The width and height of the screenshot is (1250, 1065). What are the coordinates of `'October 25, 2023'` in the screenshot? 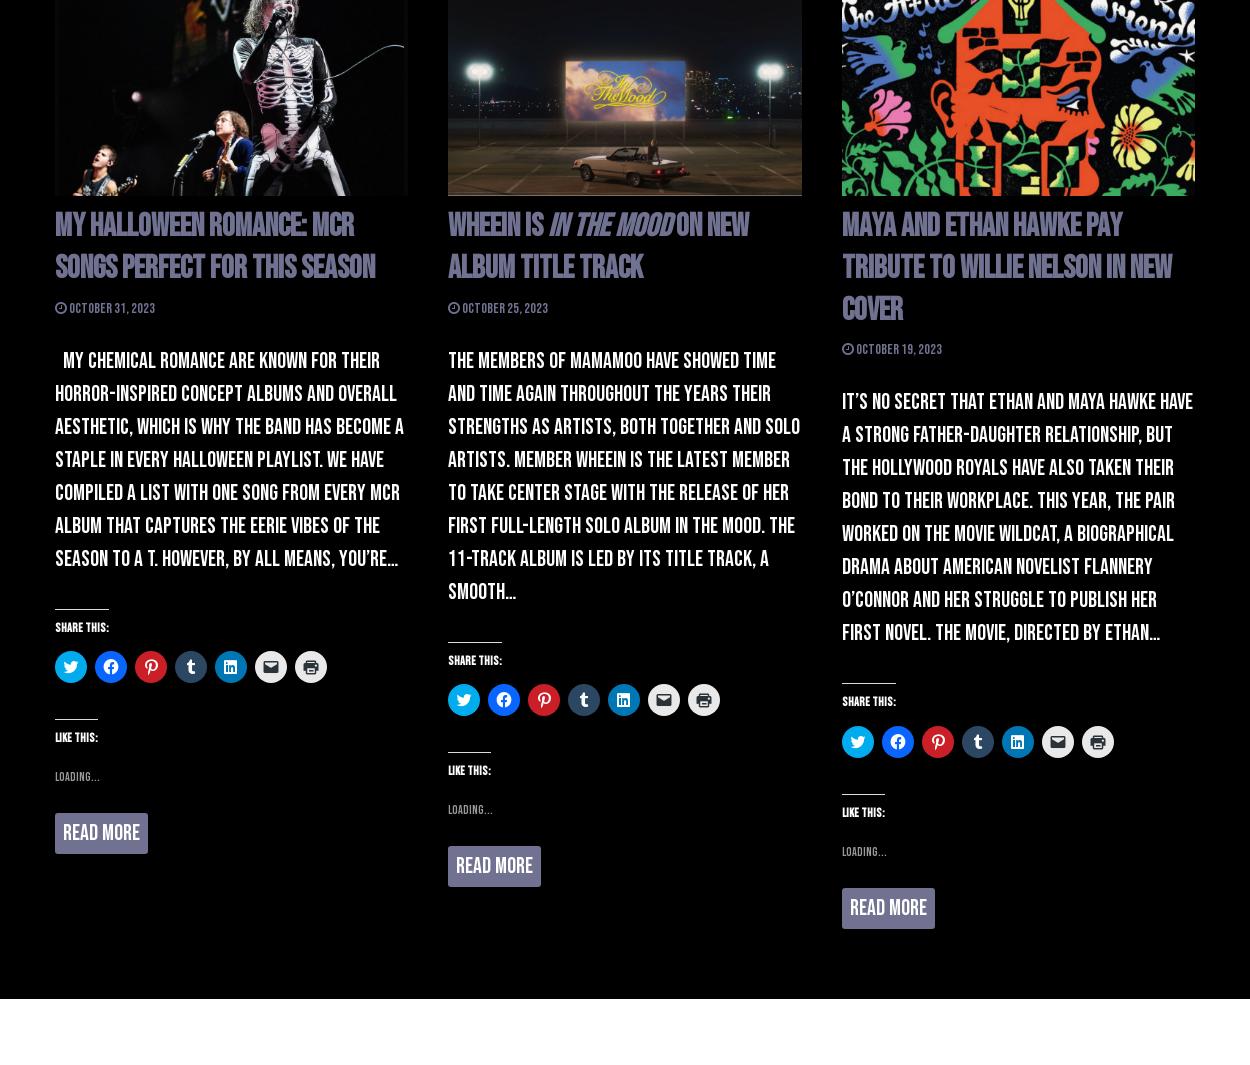 It's located at (504, 306).